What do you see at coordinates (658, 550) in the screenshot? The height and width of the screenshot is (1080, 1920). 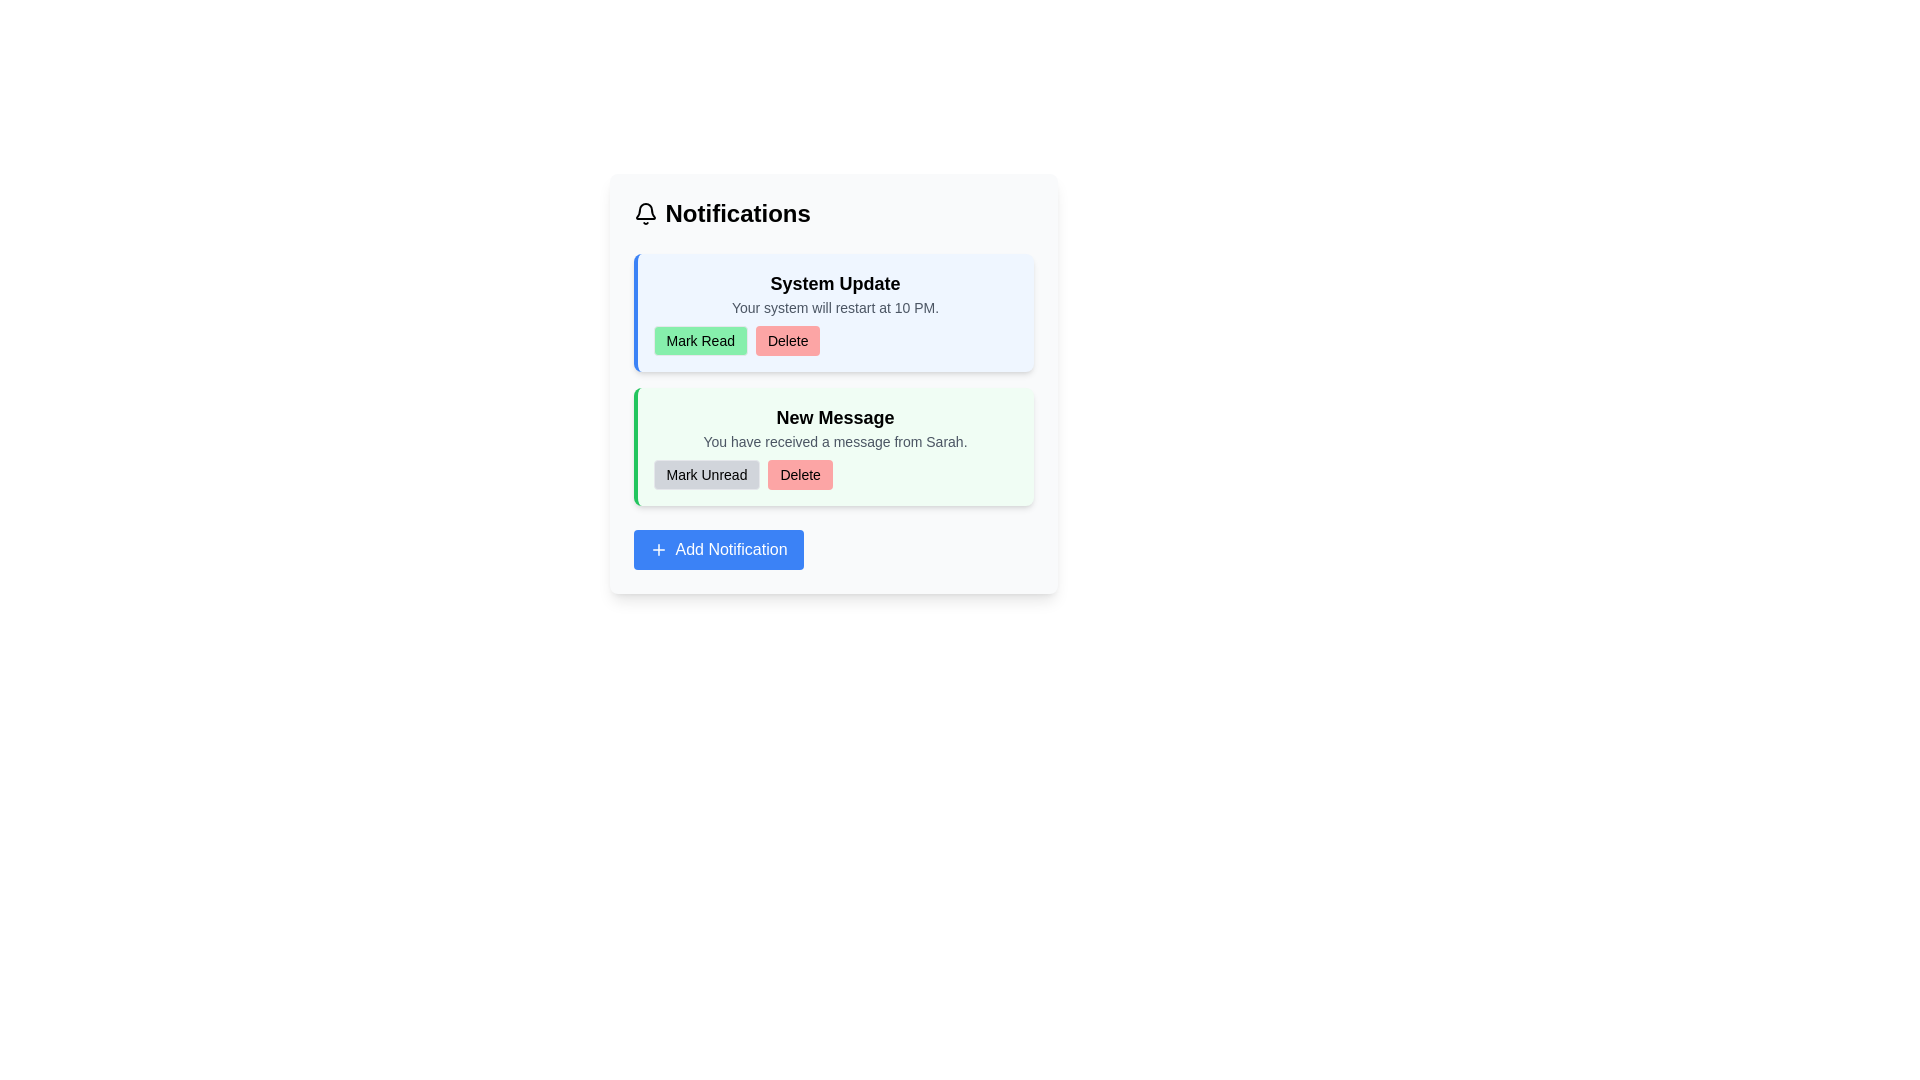 I see `the icon within the 'Add Notification' button` at bounding box center [658, 550].